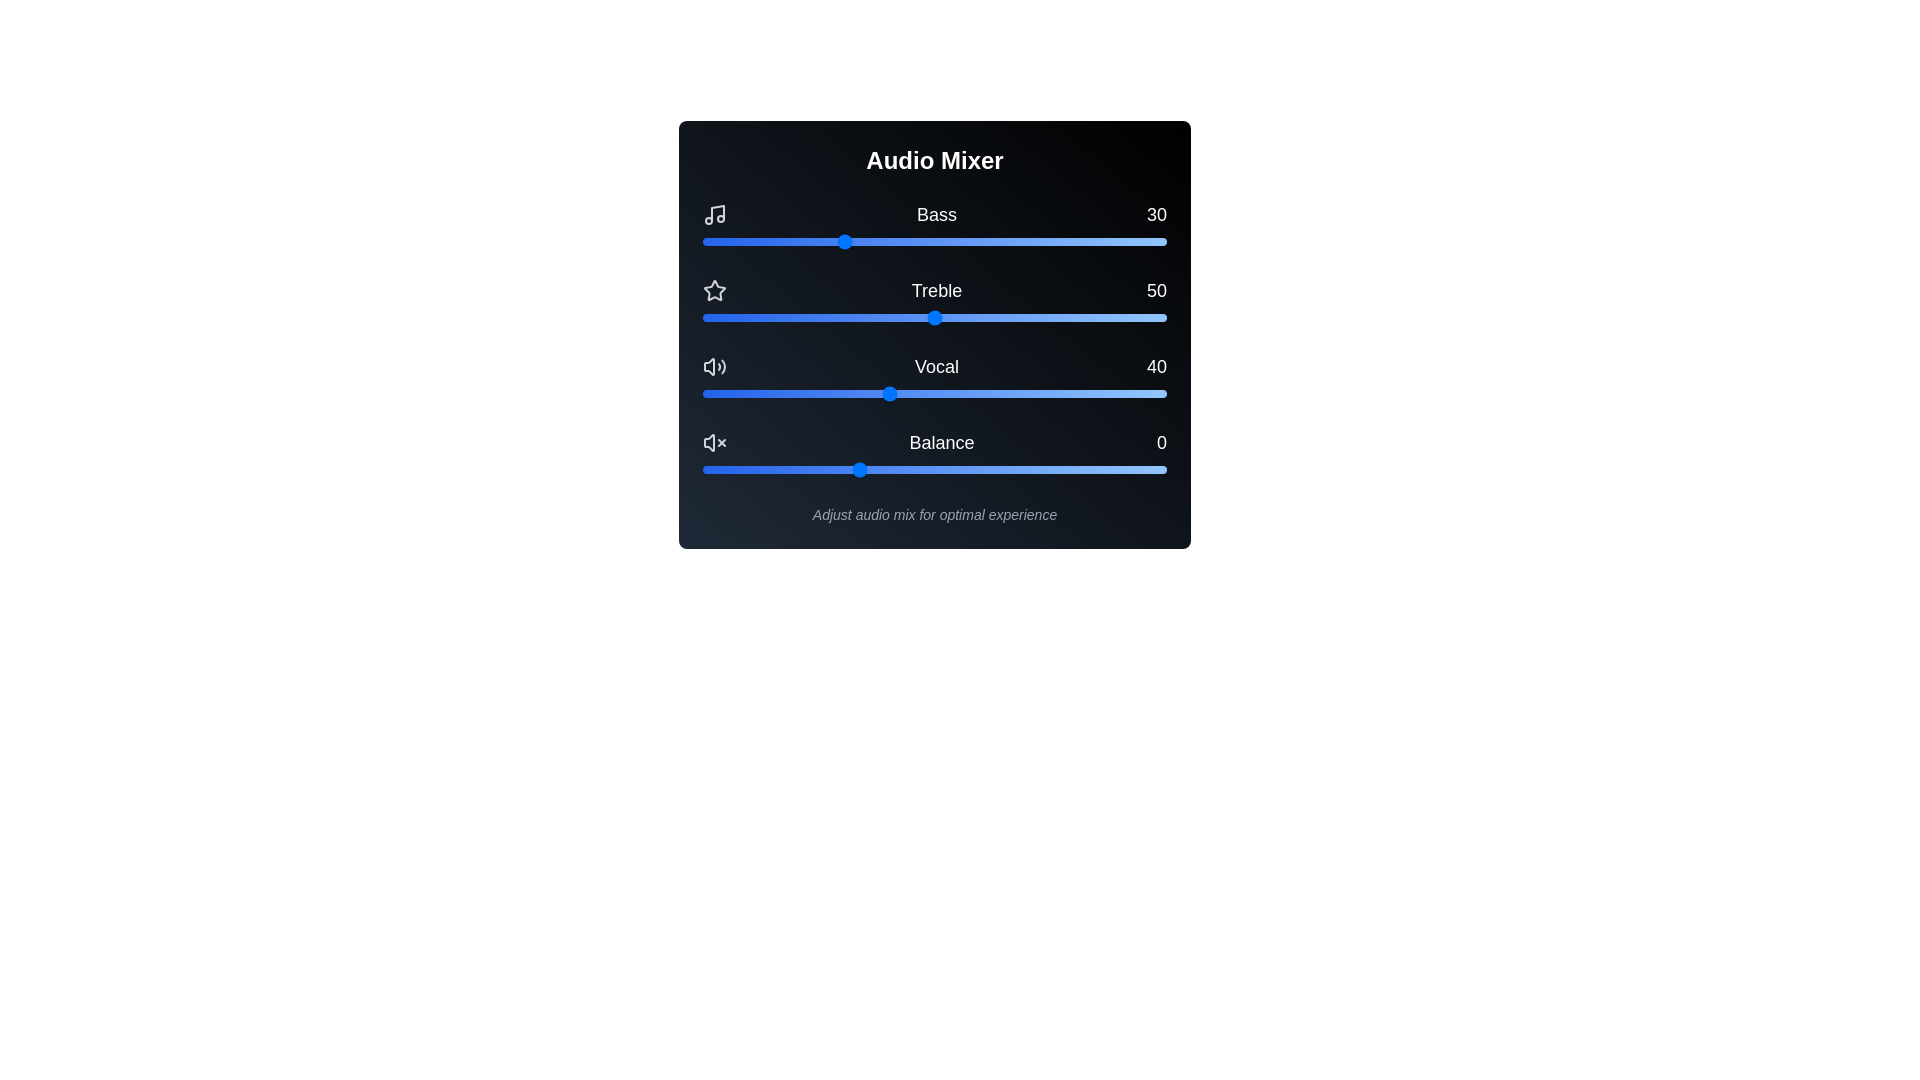 This screenshot has width=1920, height=1080. What do you see at coordinates (1079, 470) in the screenshot?
I see `the balance slider to 72 within its range of -50 to 100` at bounding box center [1079, 470].